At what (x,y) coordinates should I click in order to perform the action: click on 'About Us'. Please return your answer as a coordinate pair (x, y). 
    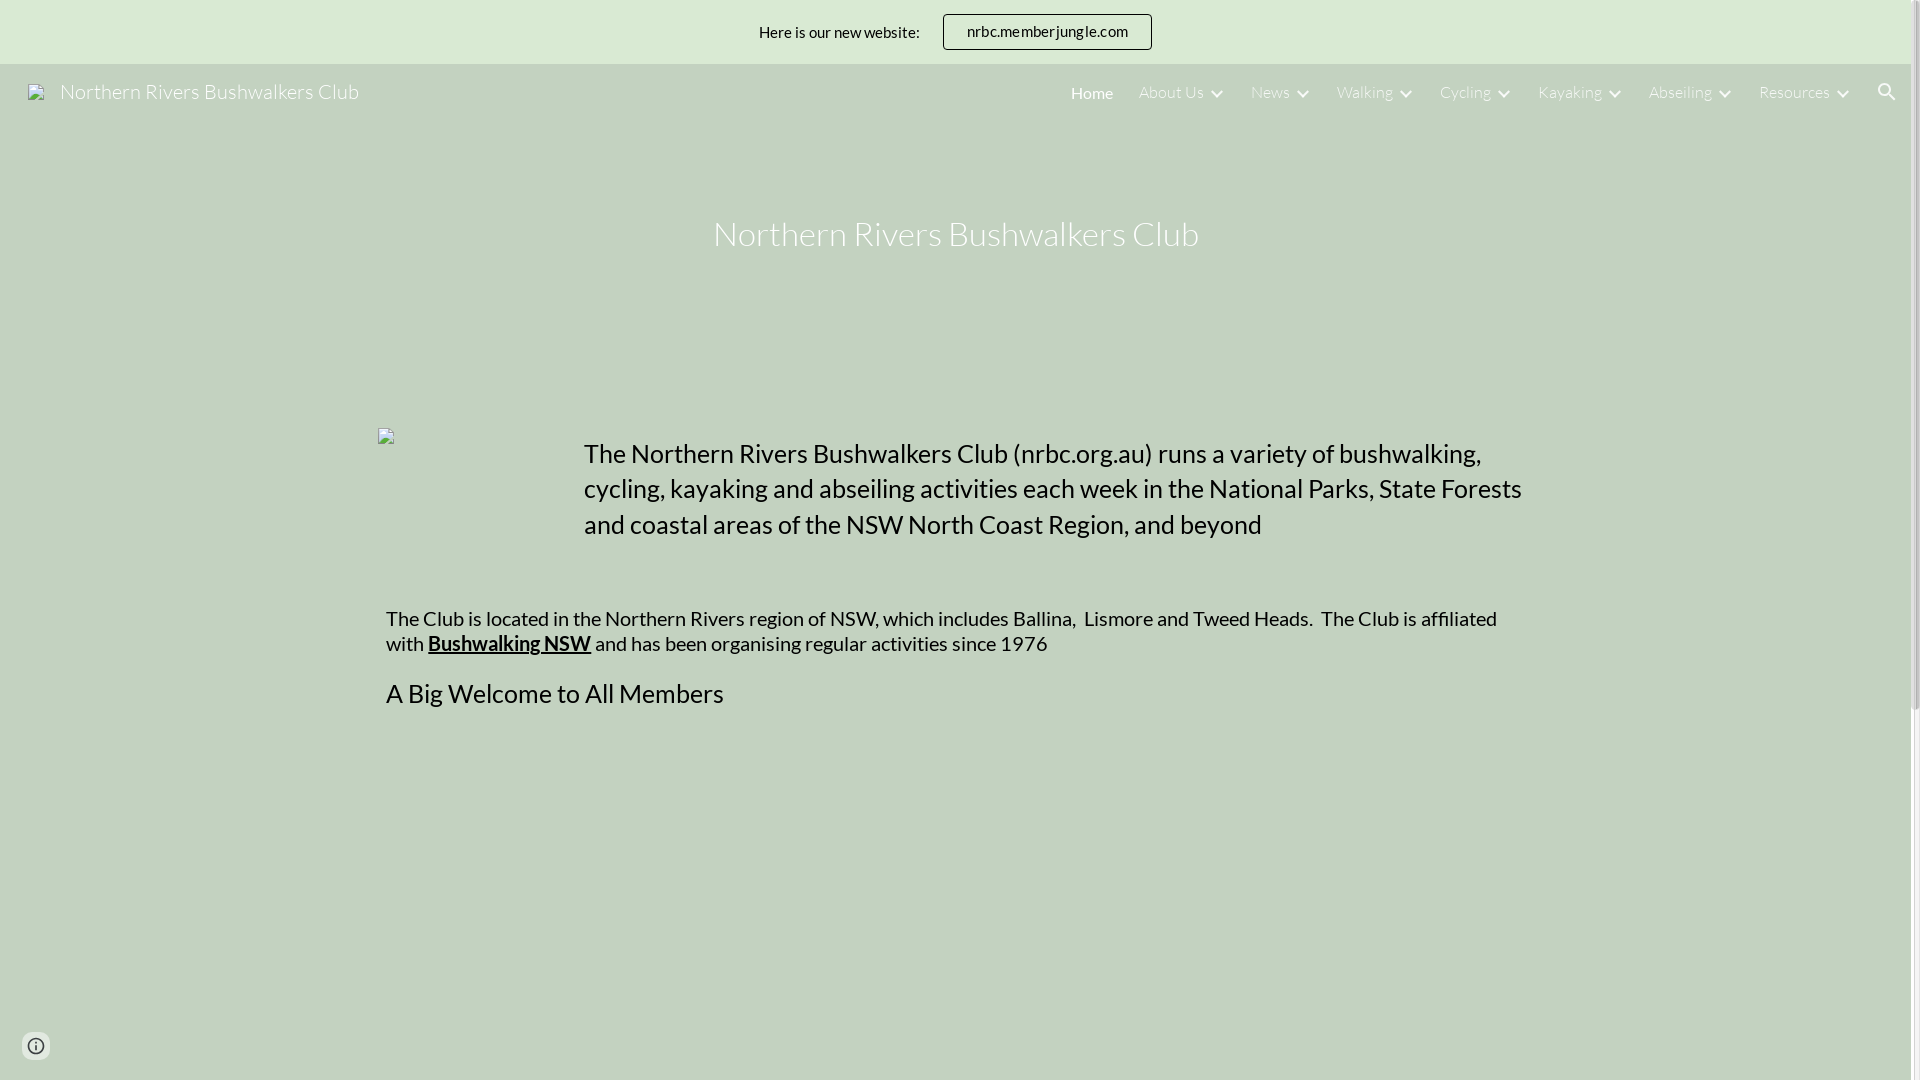
    Looking at the image, I should click on (1138, 92).